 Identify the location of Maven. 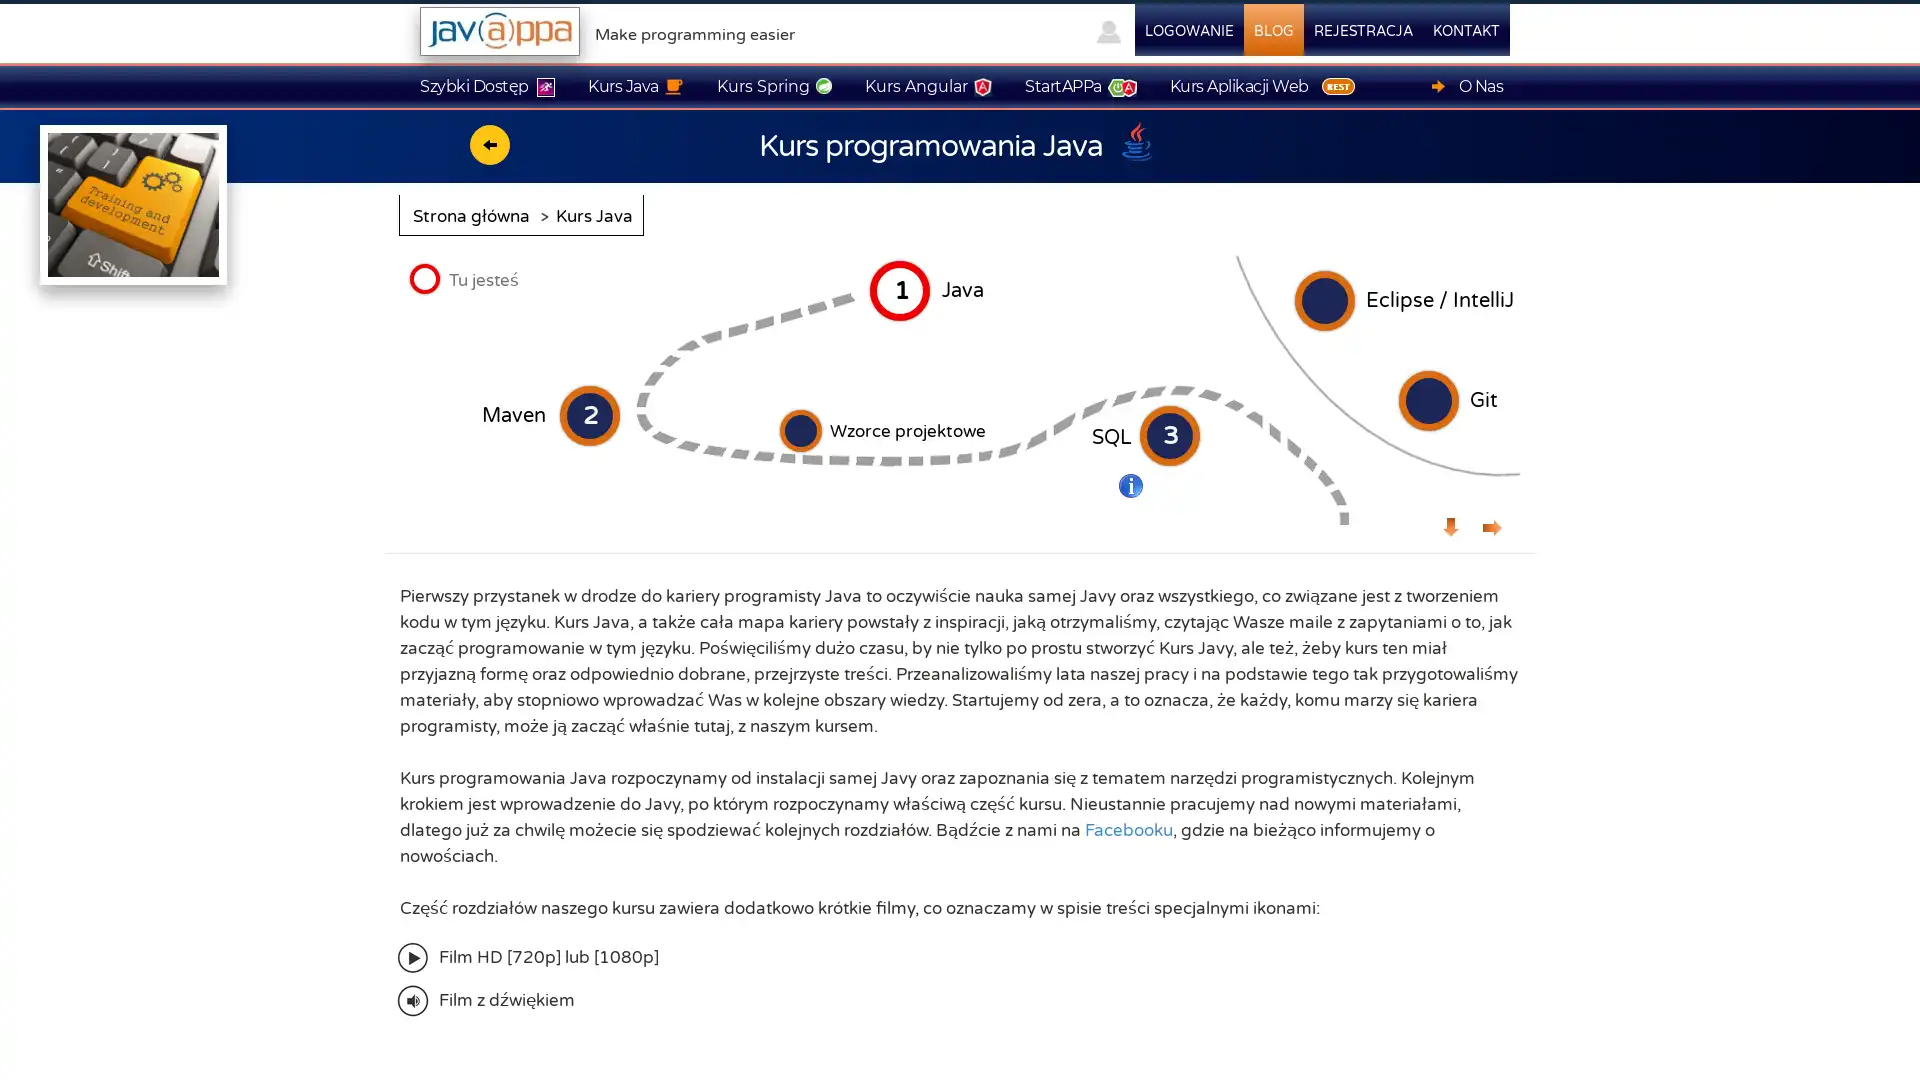
(521, 415).